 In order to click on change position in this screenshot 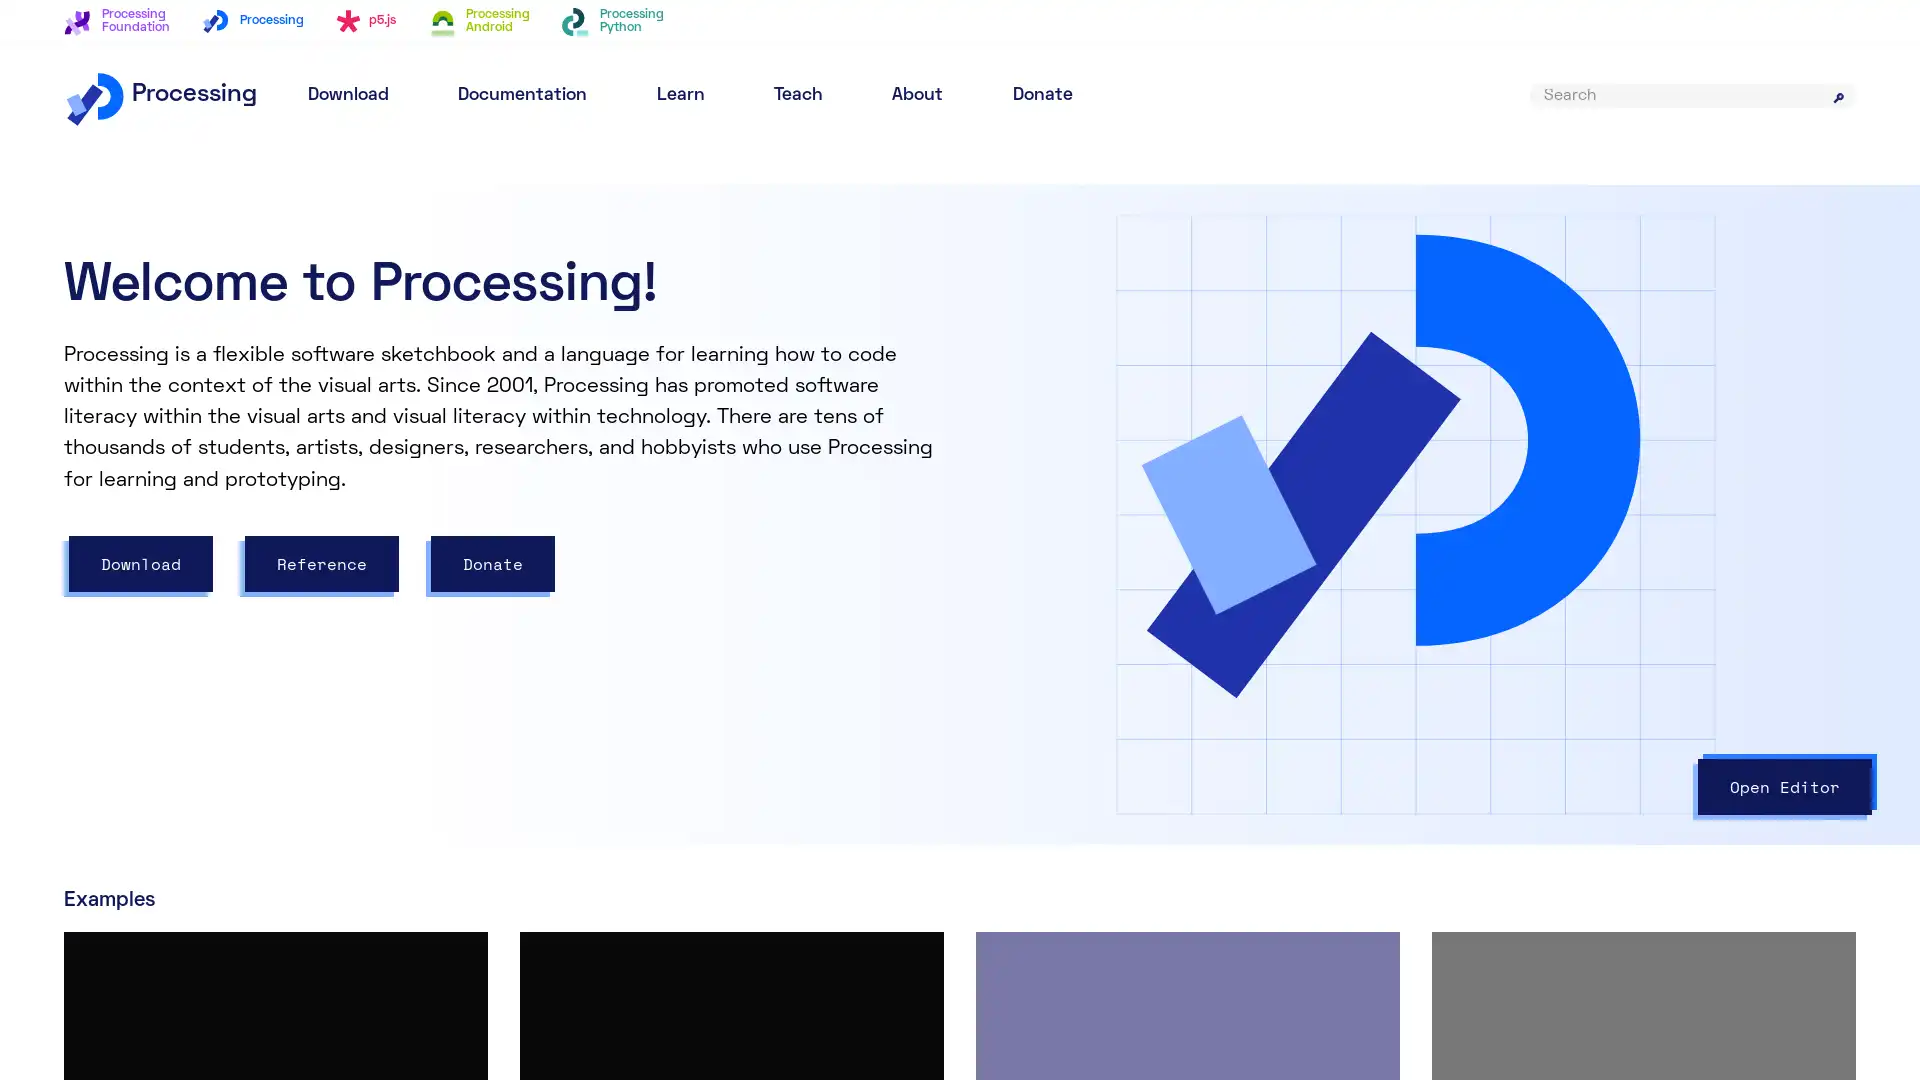, I will do `click(1130, 616)`.